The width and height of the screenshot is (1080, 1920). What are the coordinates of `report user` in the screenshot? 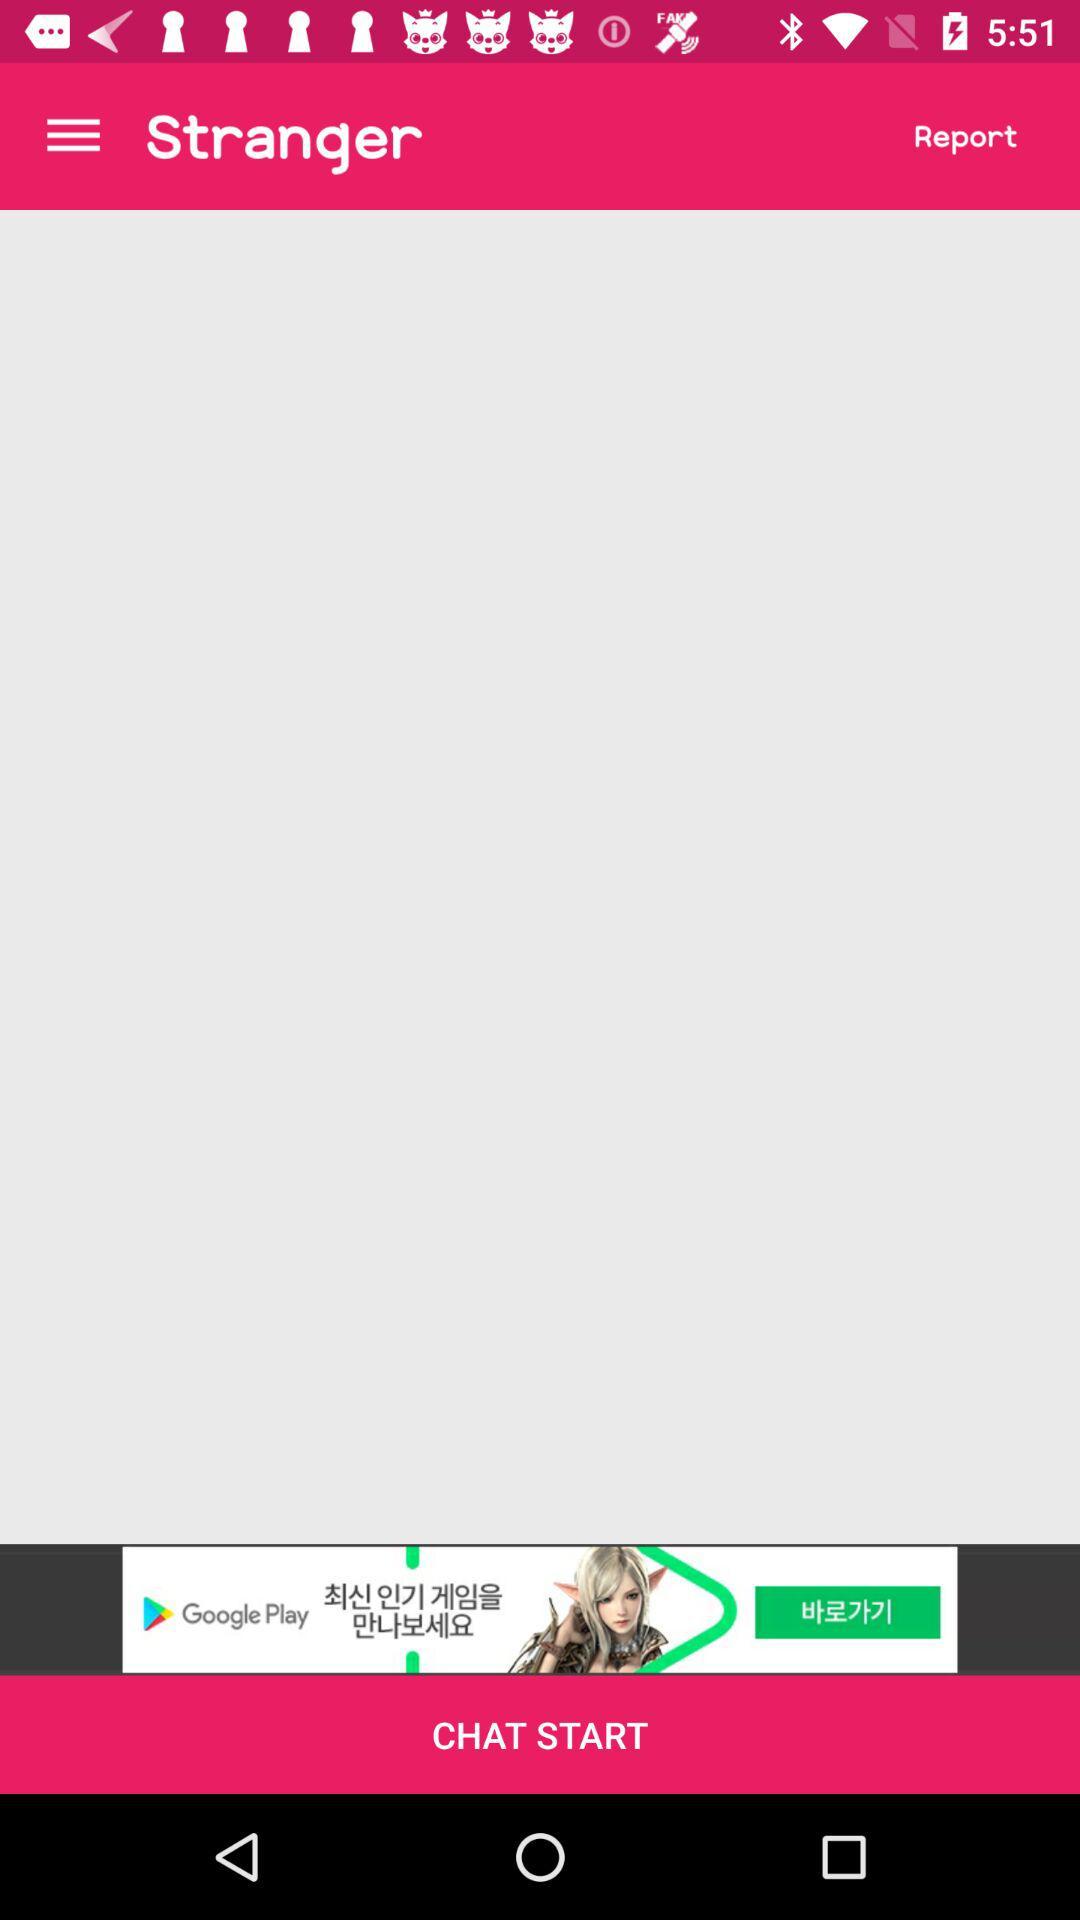 It's located at (965, 135).